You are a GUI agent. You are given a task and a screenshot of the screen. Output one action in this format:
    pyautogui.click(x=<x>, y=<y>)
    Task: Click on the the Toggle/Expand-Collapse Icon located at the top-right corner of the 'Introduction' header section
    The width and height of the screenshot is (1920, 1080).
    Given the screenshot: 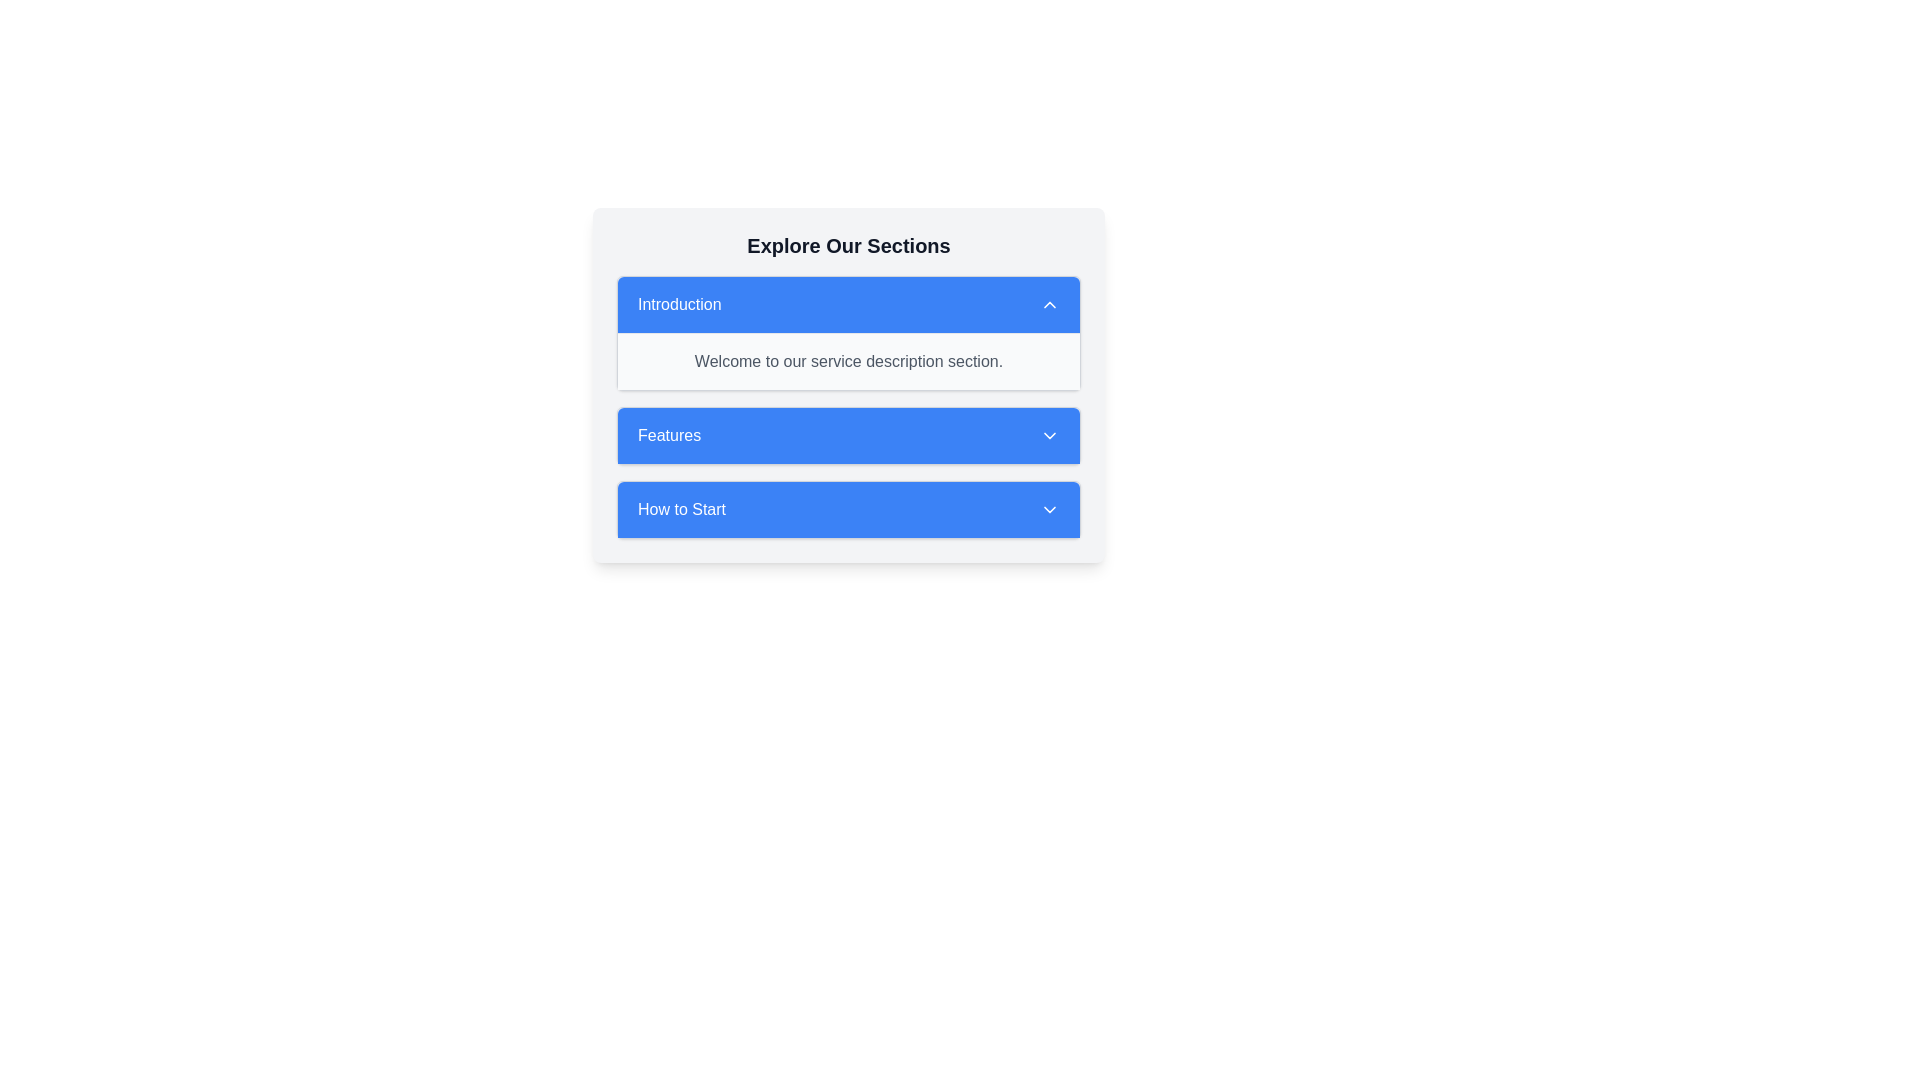 What is the action you would take?
    pyautogui.click(x=1049, y=304)
    